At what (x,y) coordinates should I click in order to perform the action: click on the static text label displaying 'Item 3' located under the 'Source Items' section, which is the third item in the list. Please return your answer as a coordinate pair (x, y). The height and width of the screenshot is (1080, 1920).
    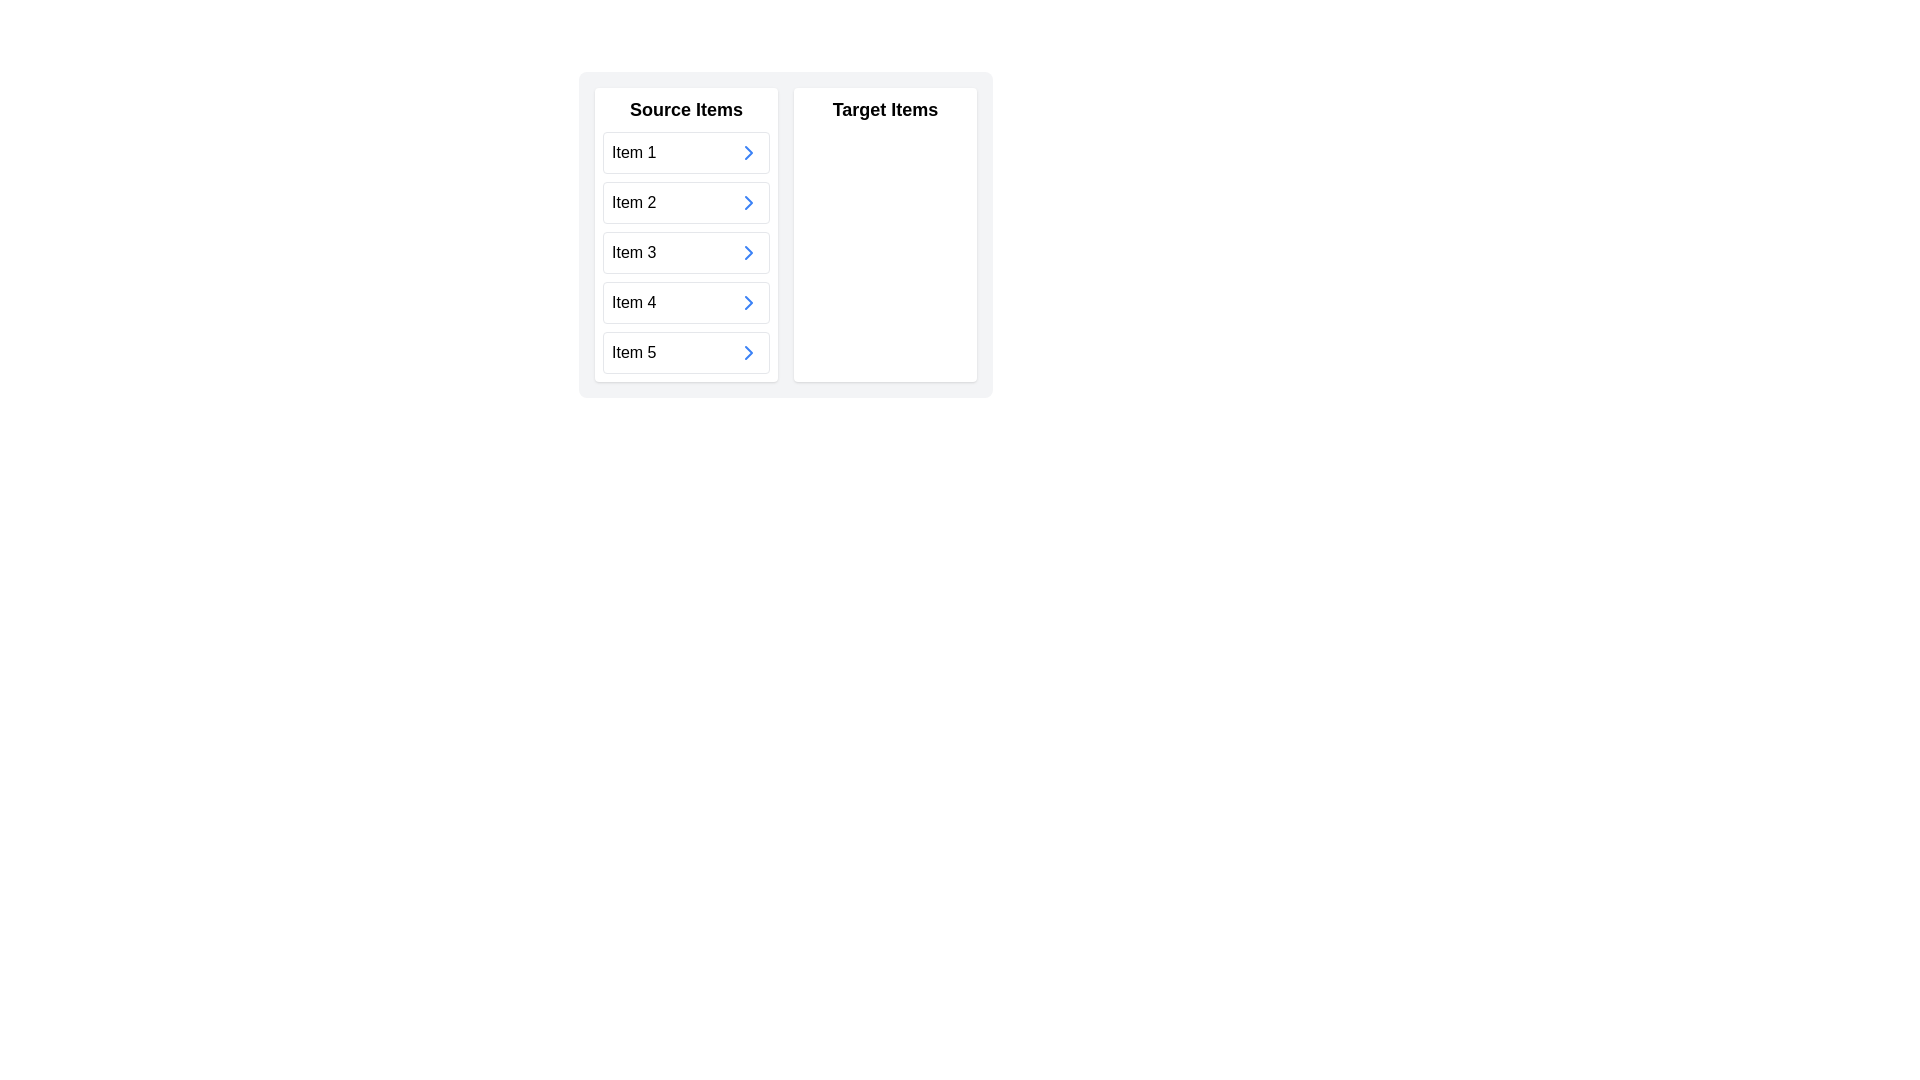
    Looking at the image, I should click on (633, 252).